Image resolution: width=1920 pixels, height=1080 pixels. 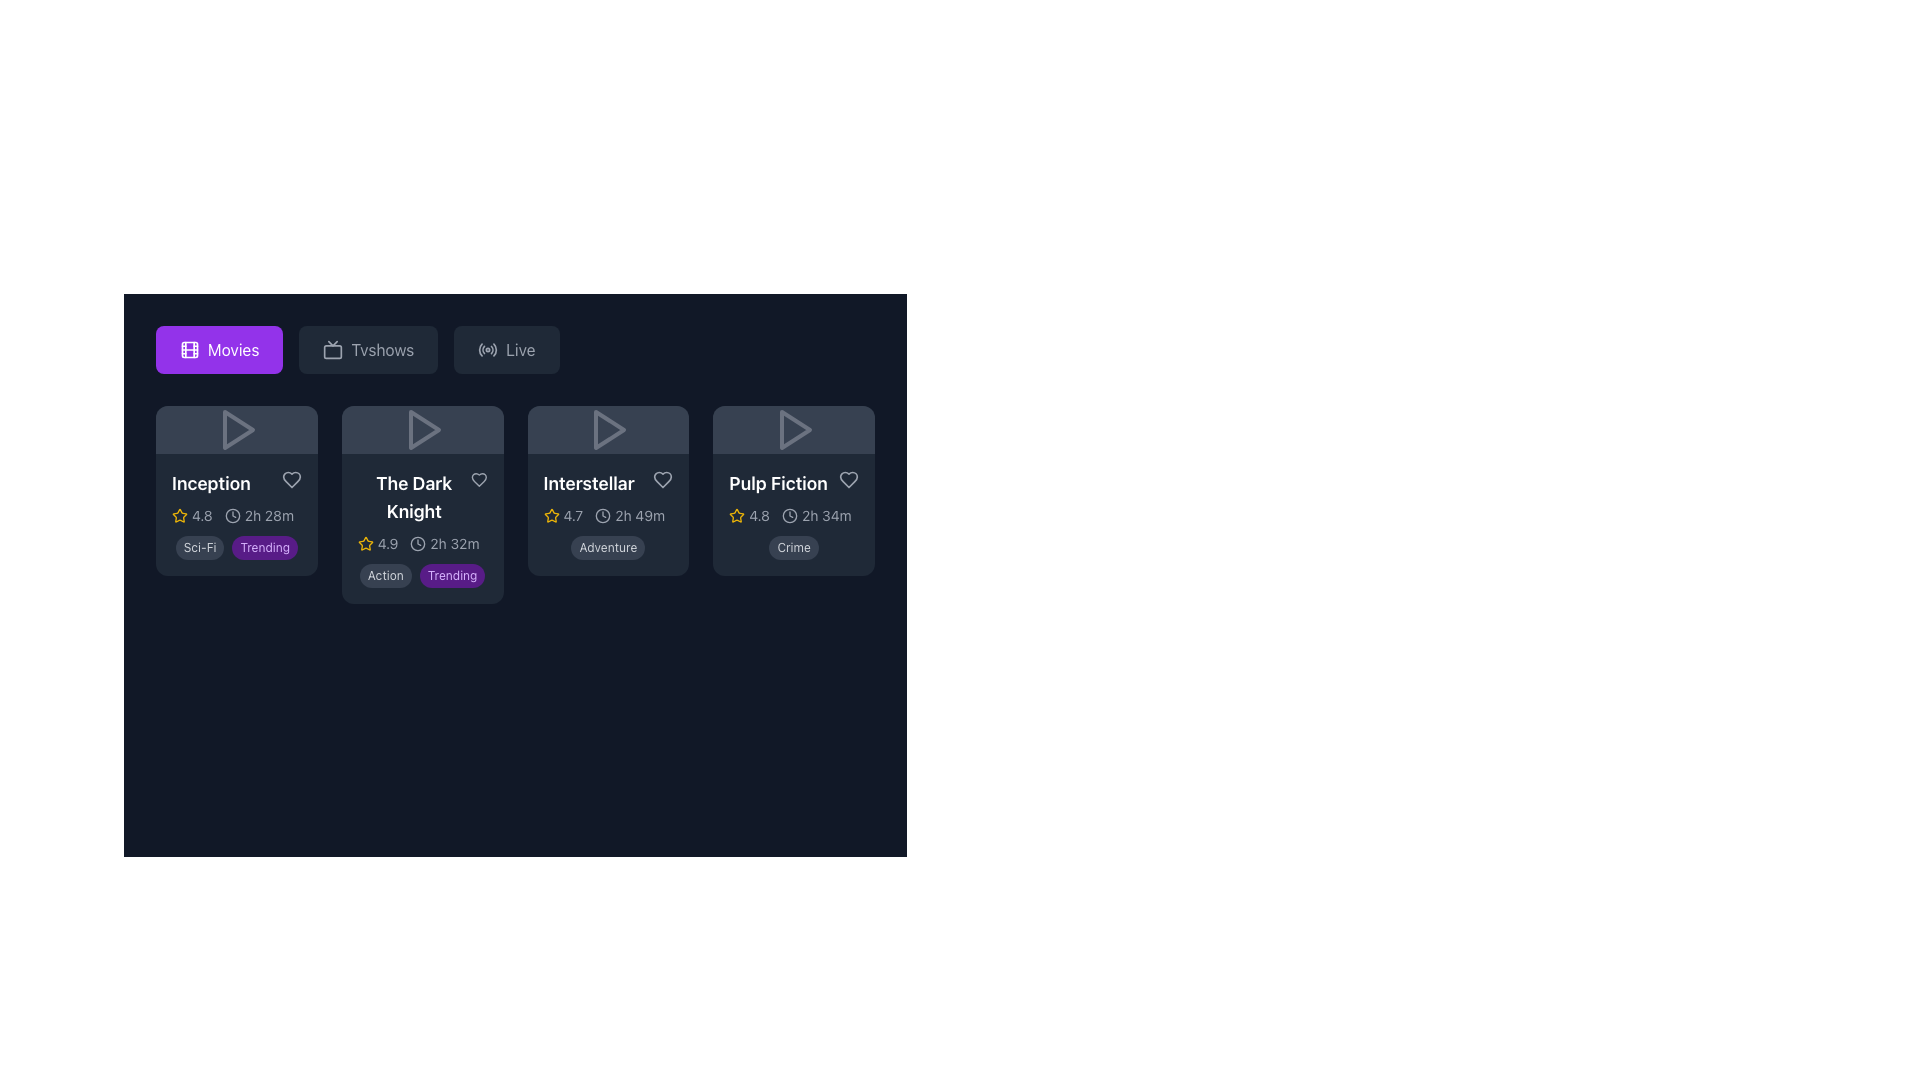 What do you see at coordinates (268, 515) in the screenshot?
I see `duration information displayed in the non-interactive text label for the movie 'Inception', which is positioned beneath the movie's title and rating, to the right of the clock icon` at bounding box center [268, 515].